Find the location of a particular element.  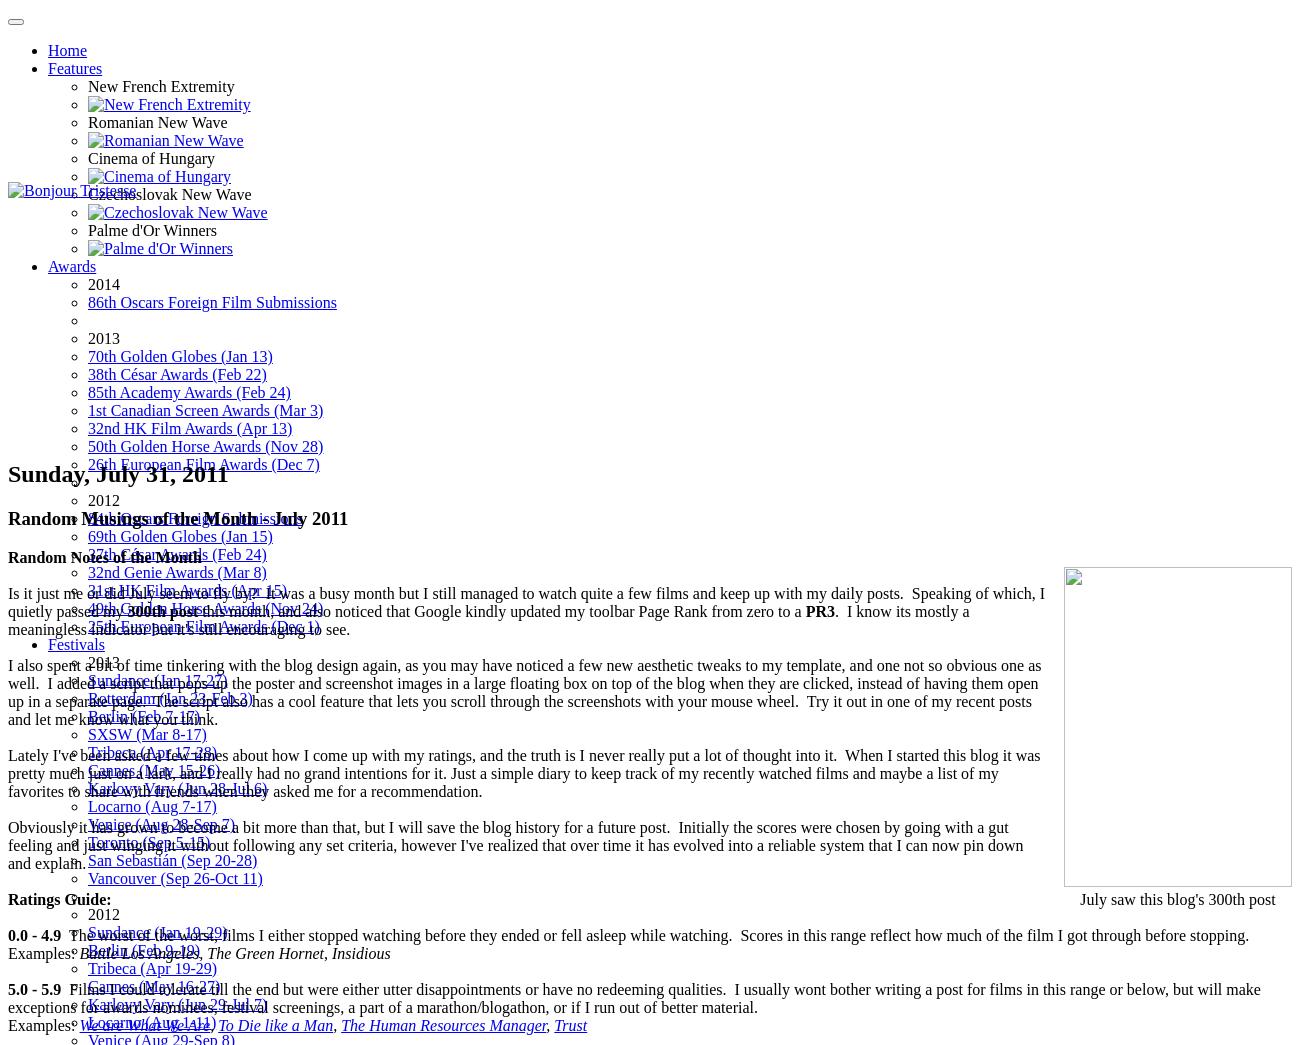

'0.0 - 4.9' is located at coordinates (33, 933).